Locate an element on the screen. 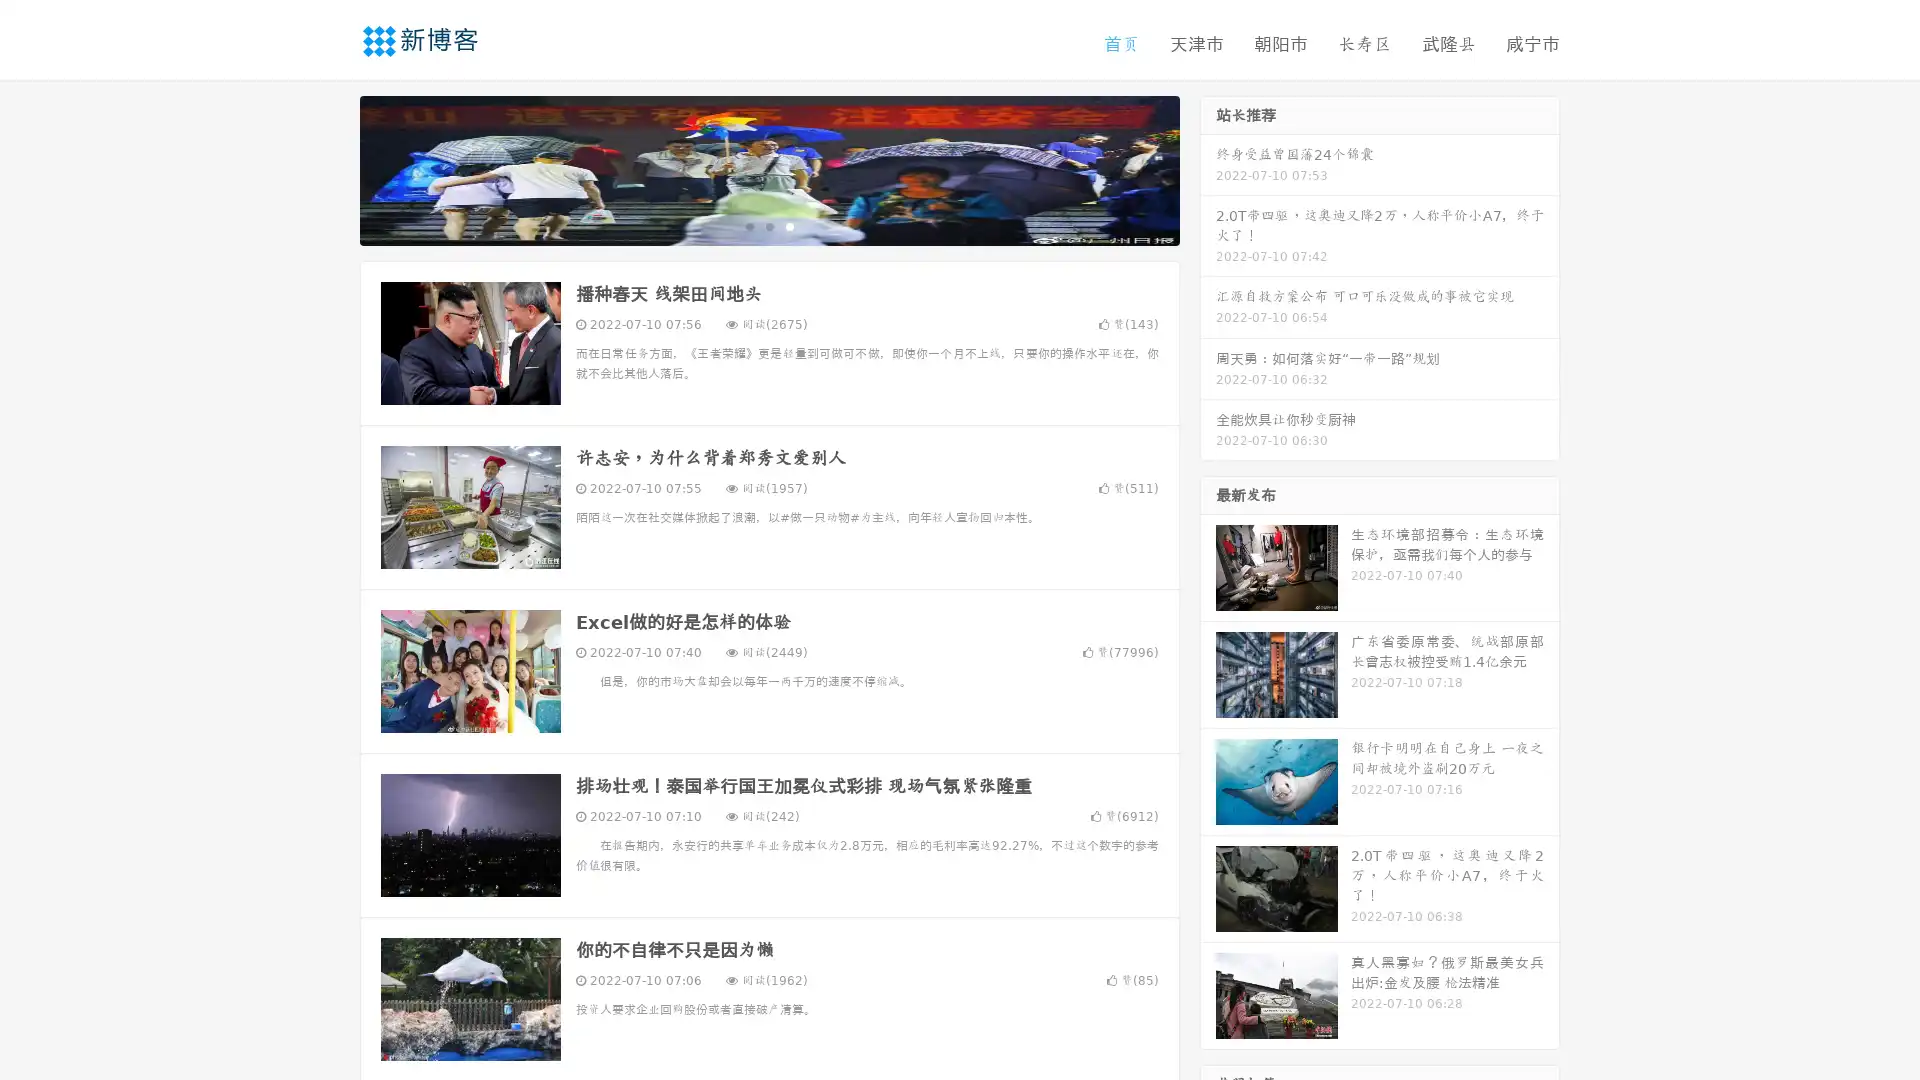  Go to slide 3 is located at coordinates (789, 225).